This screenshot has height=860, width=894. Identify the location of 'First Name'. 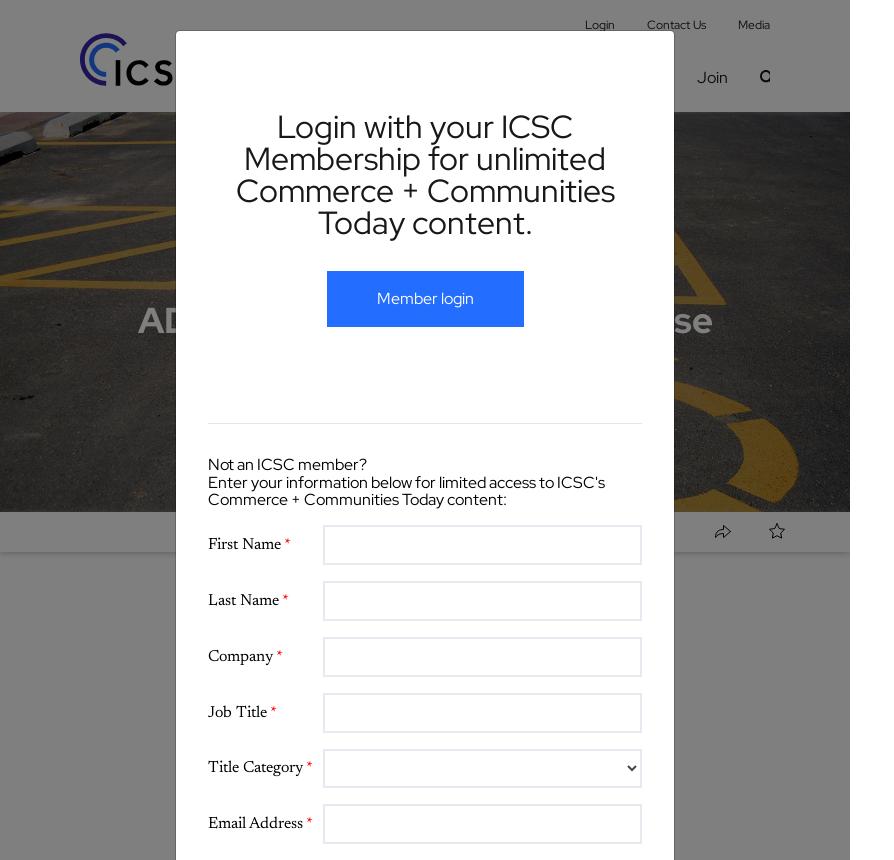
(245, 544).